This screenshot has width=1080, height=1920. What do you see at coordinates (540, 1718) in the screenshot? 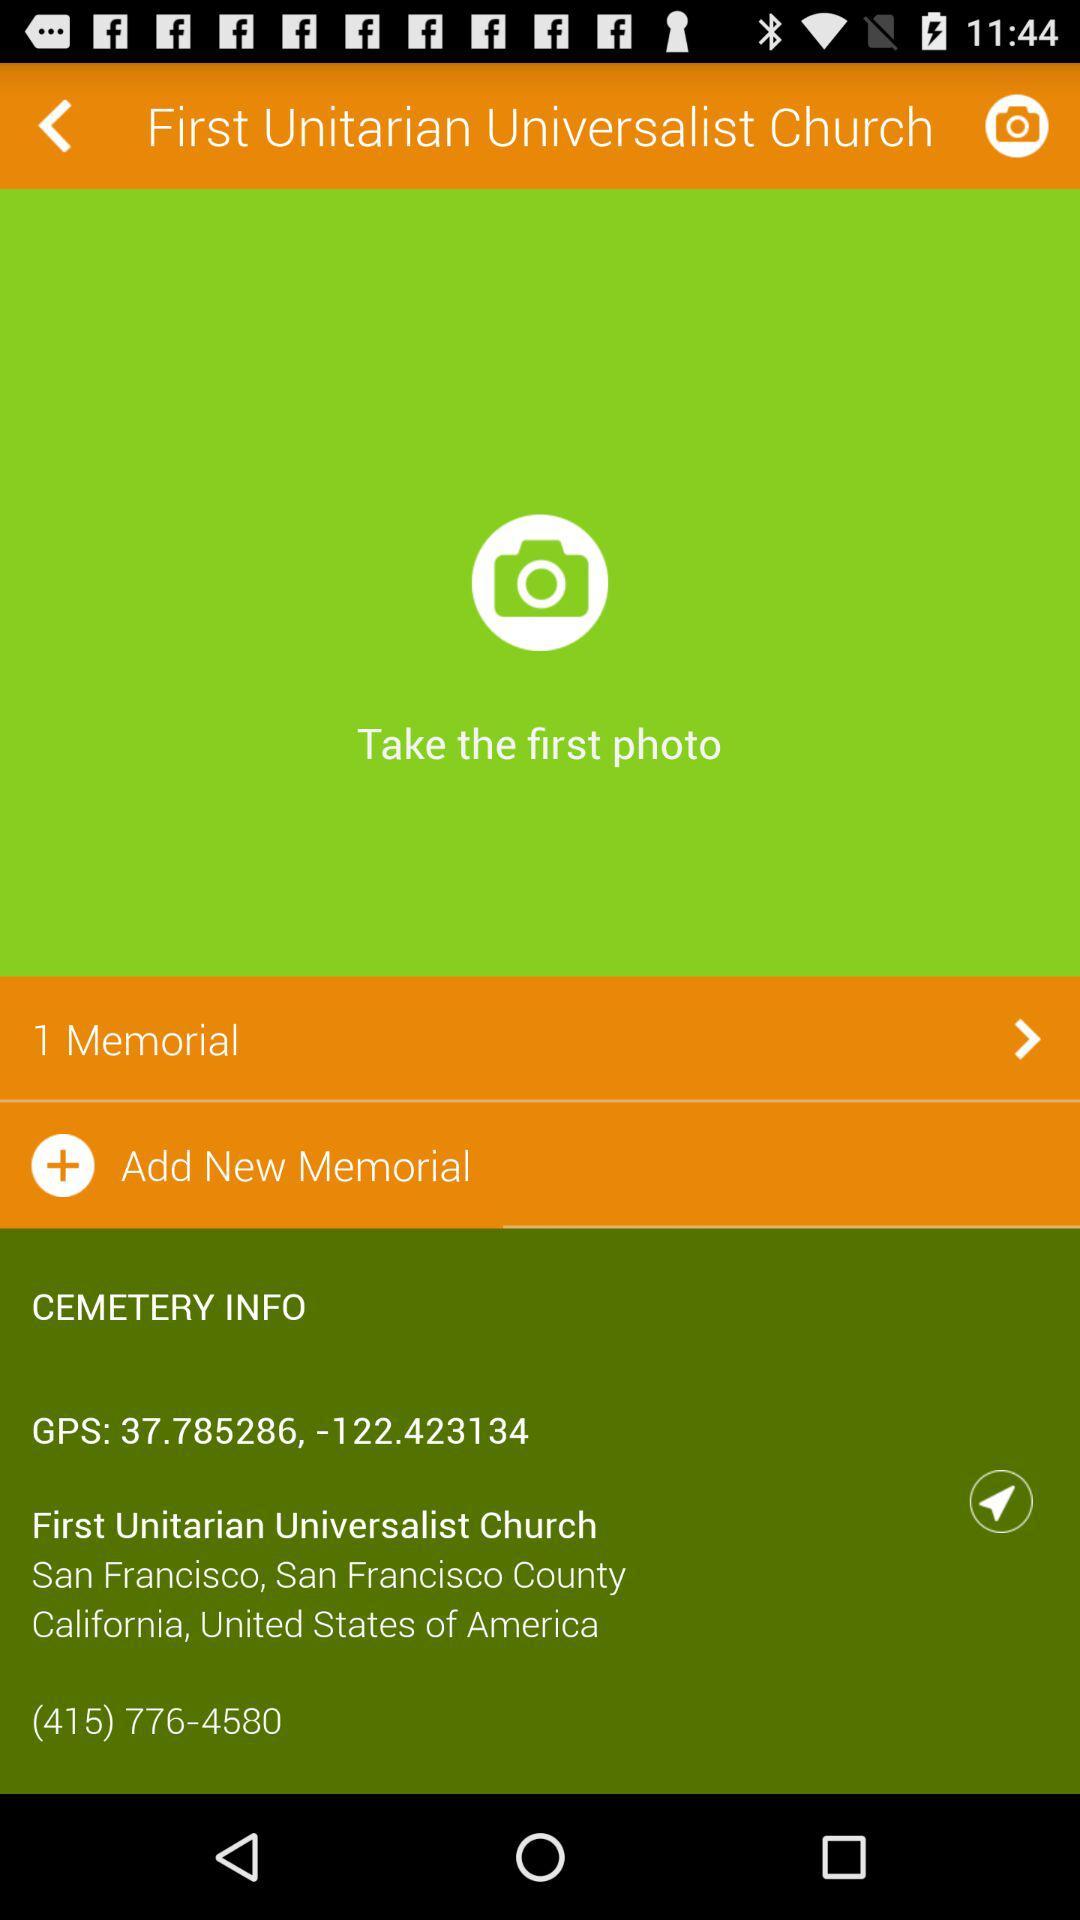
I see `the icon below the california united states icon` at bounding box center [540, 1718].